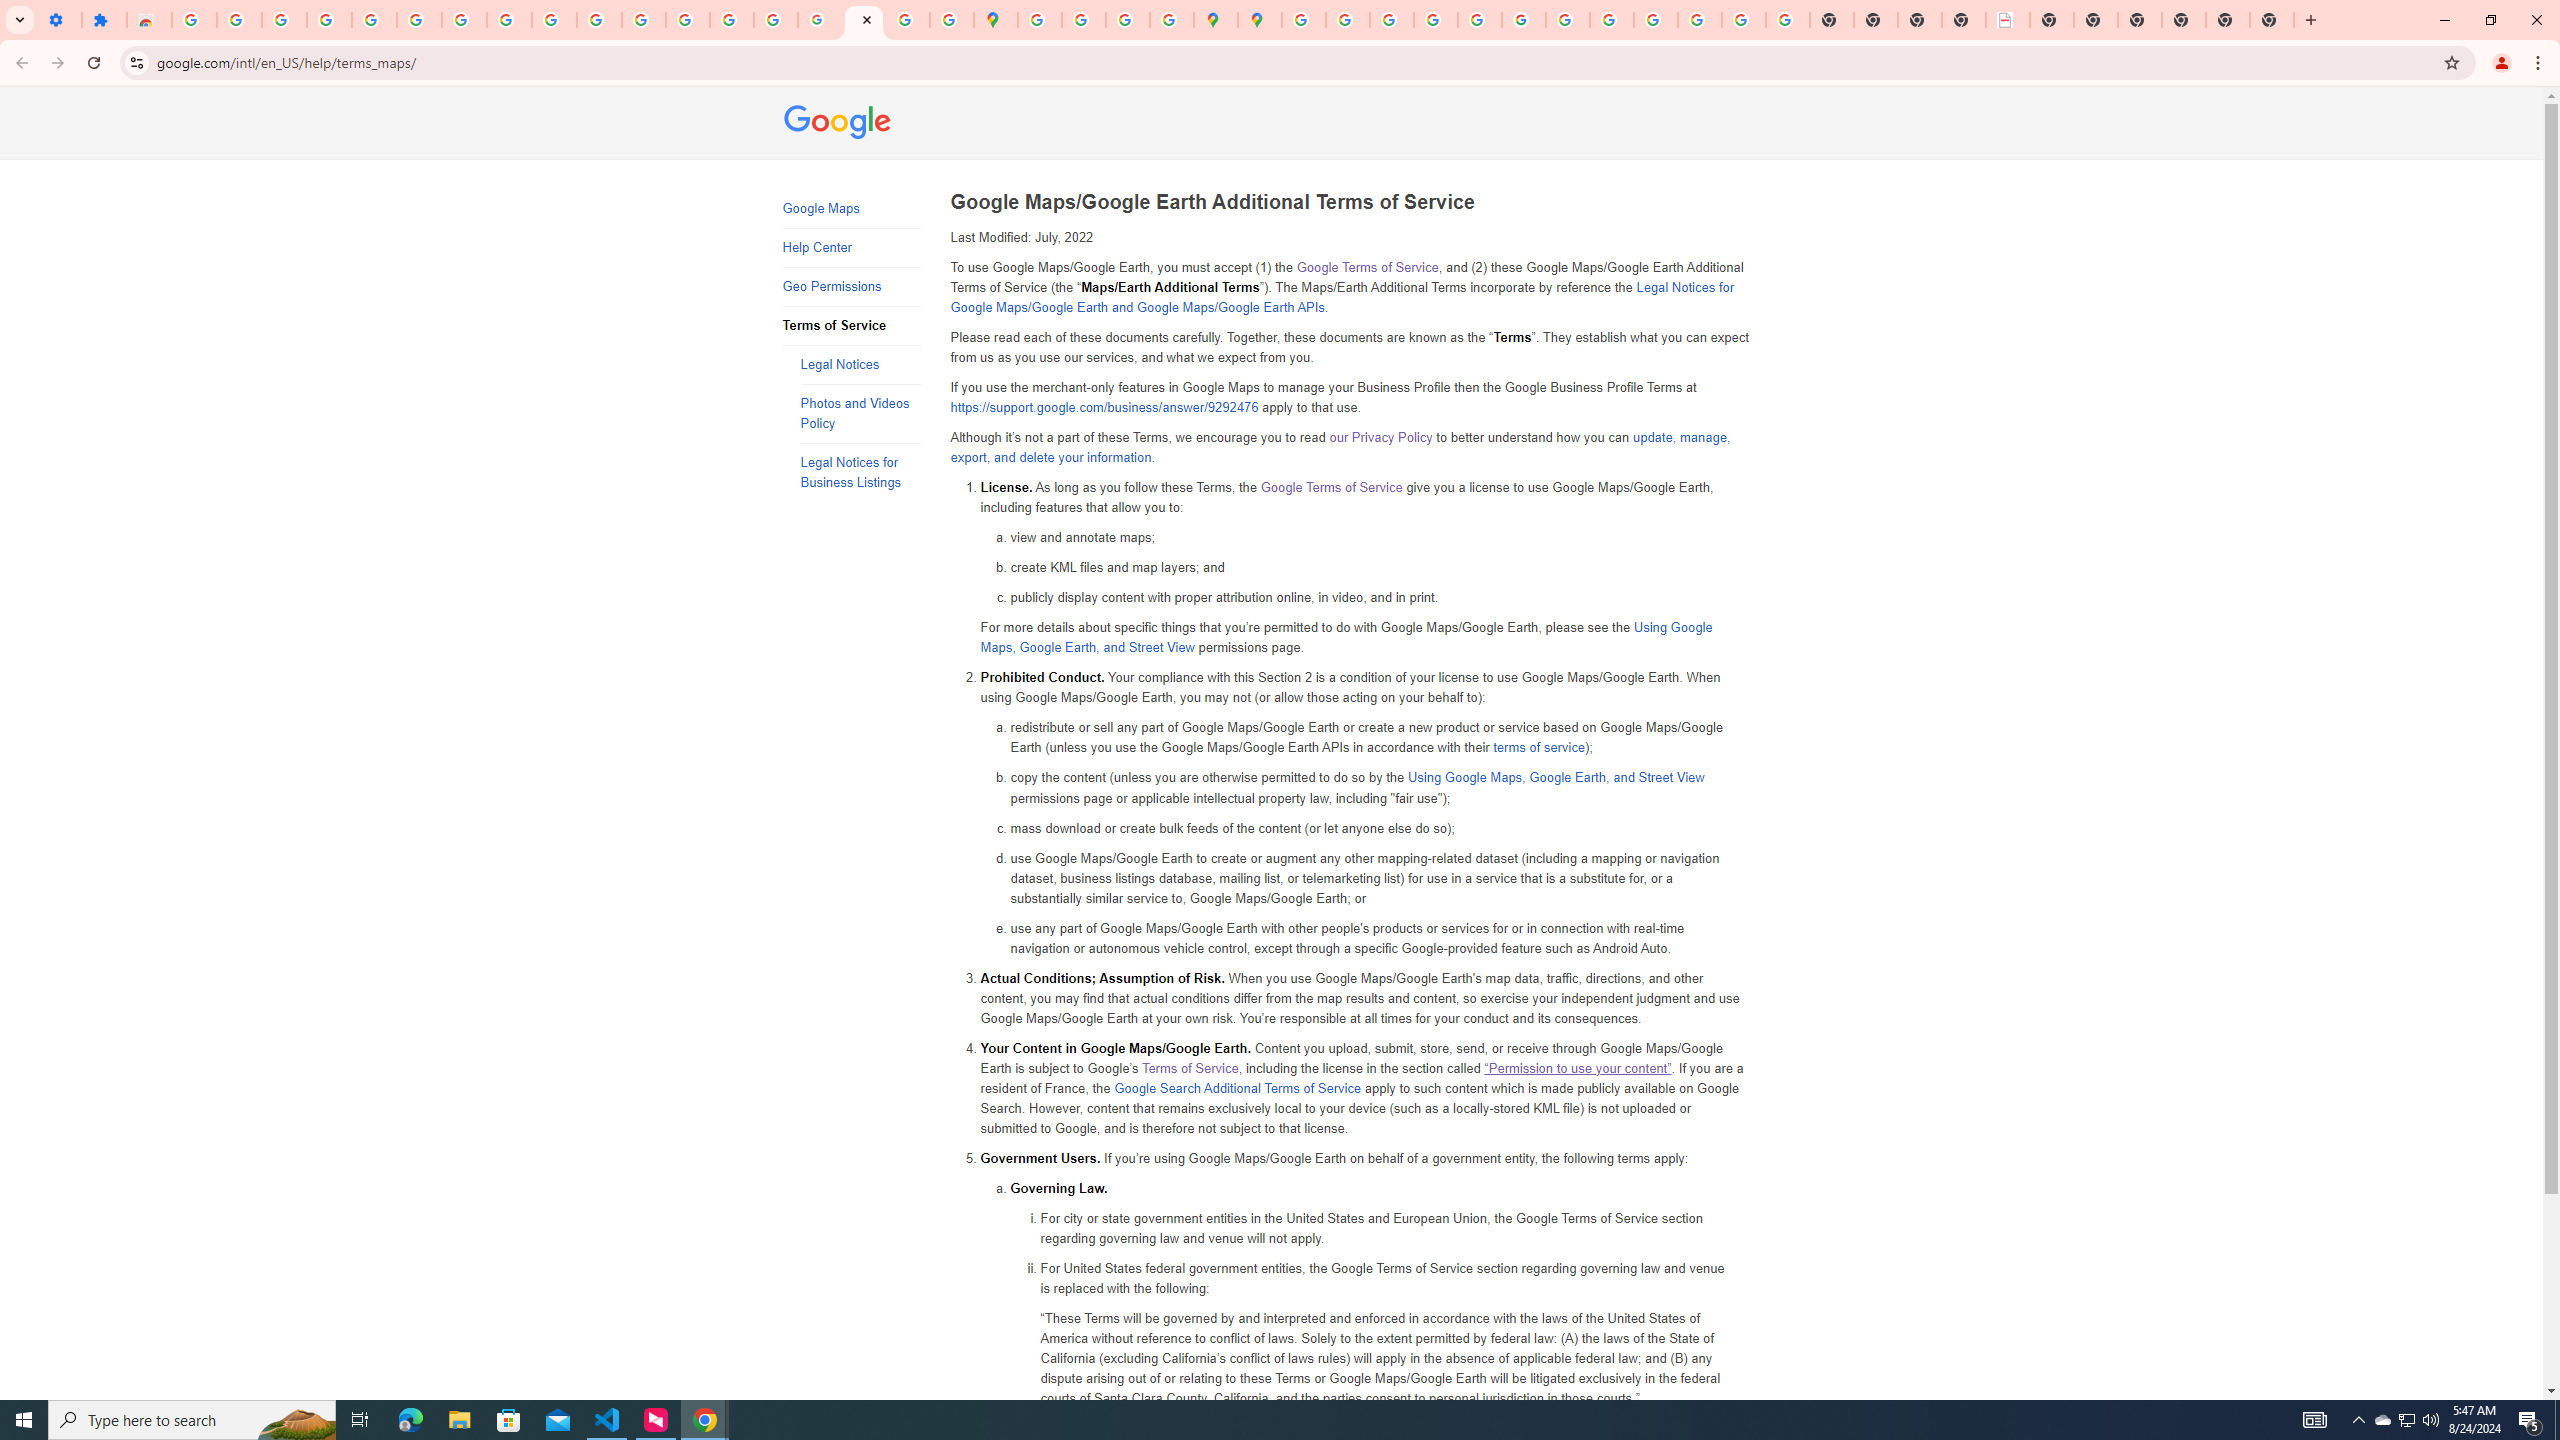 The width and height of the screenshot is (2560, 1440). I want to click on 'Privacy Help Center - Policies Help', so click(1391, 19).